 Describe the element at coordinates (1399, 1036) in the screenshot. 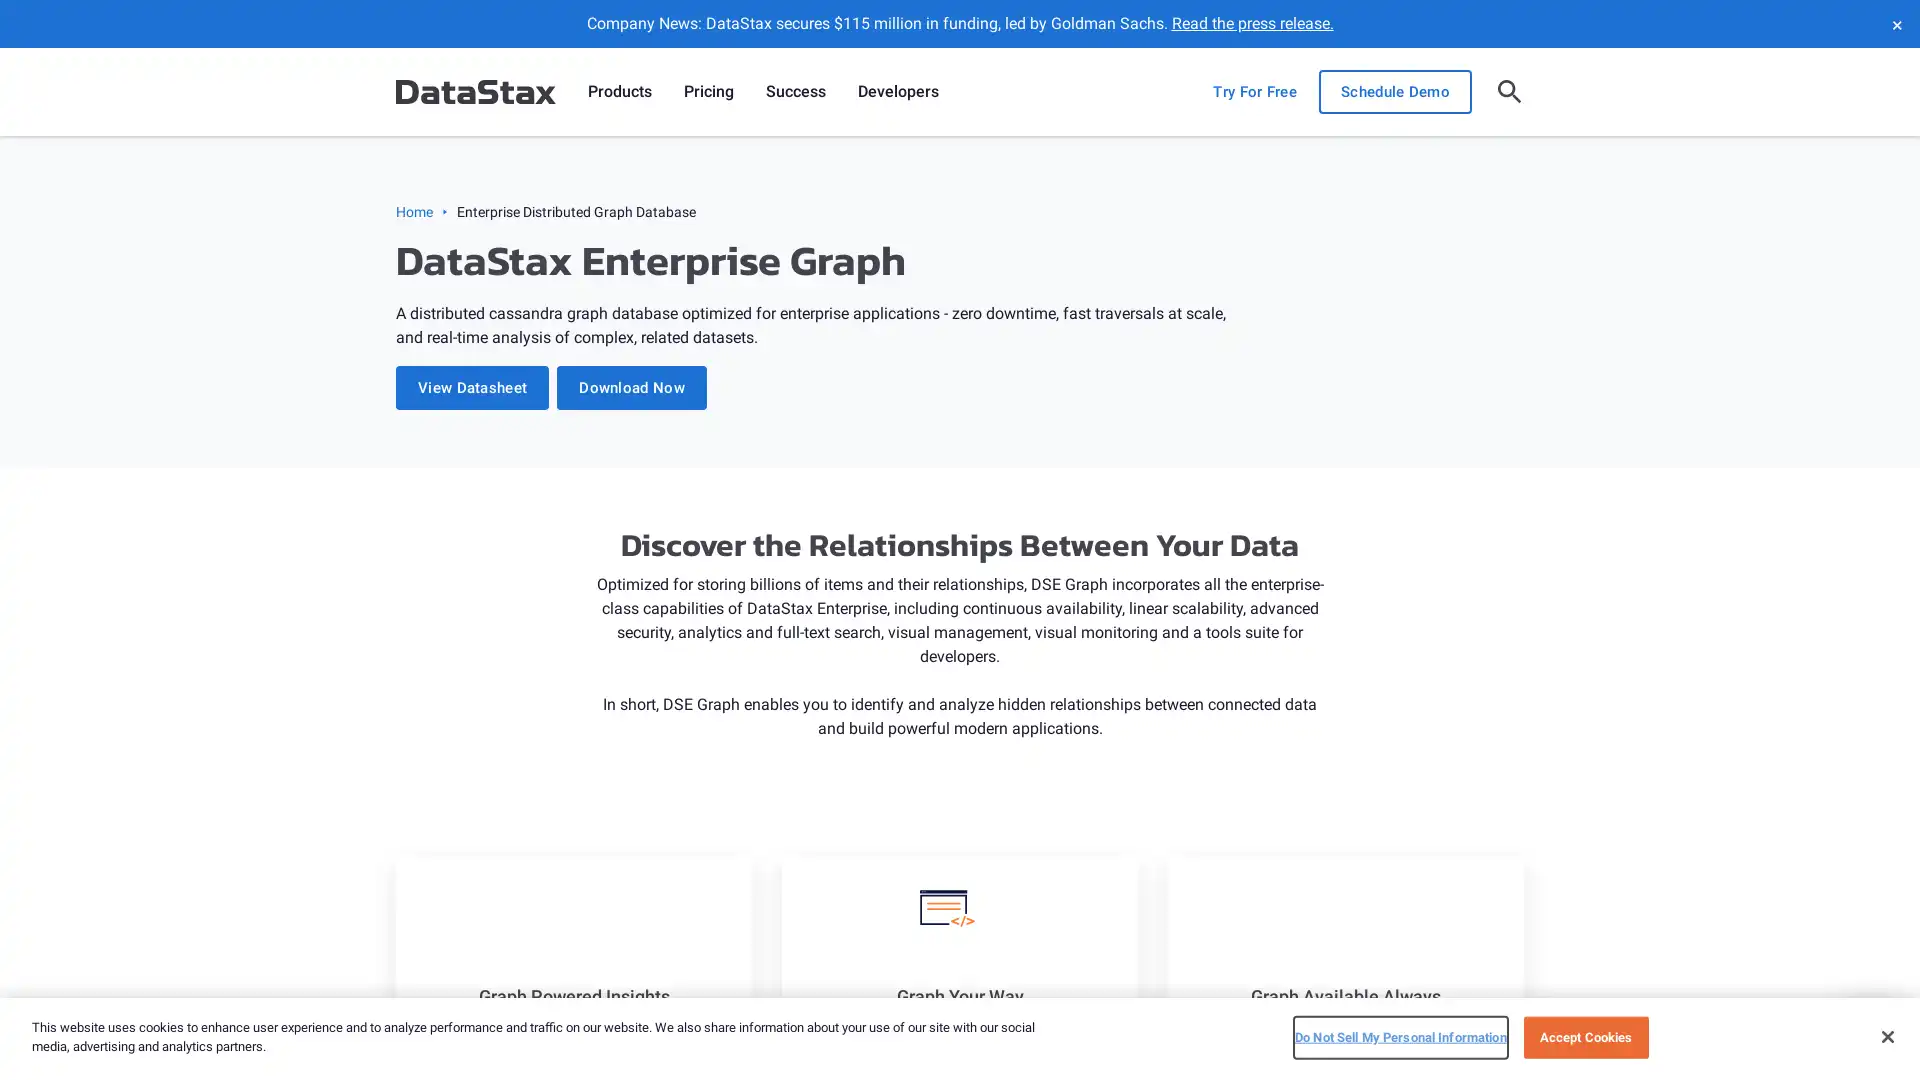

I see `Do Not Sell My Personal Information` at that location.